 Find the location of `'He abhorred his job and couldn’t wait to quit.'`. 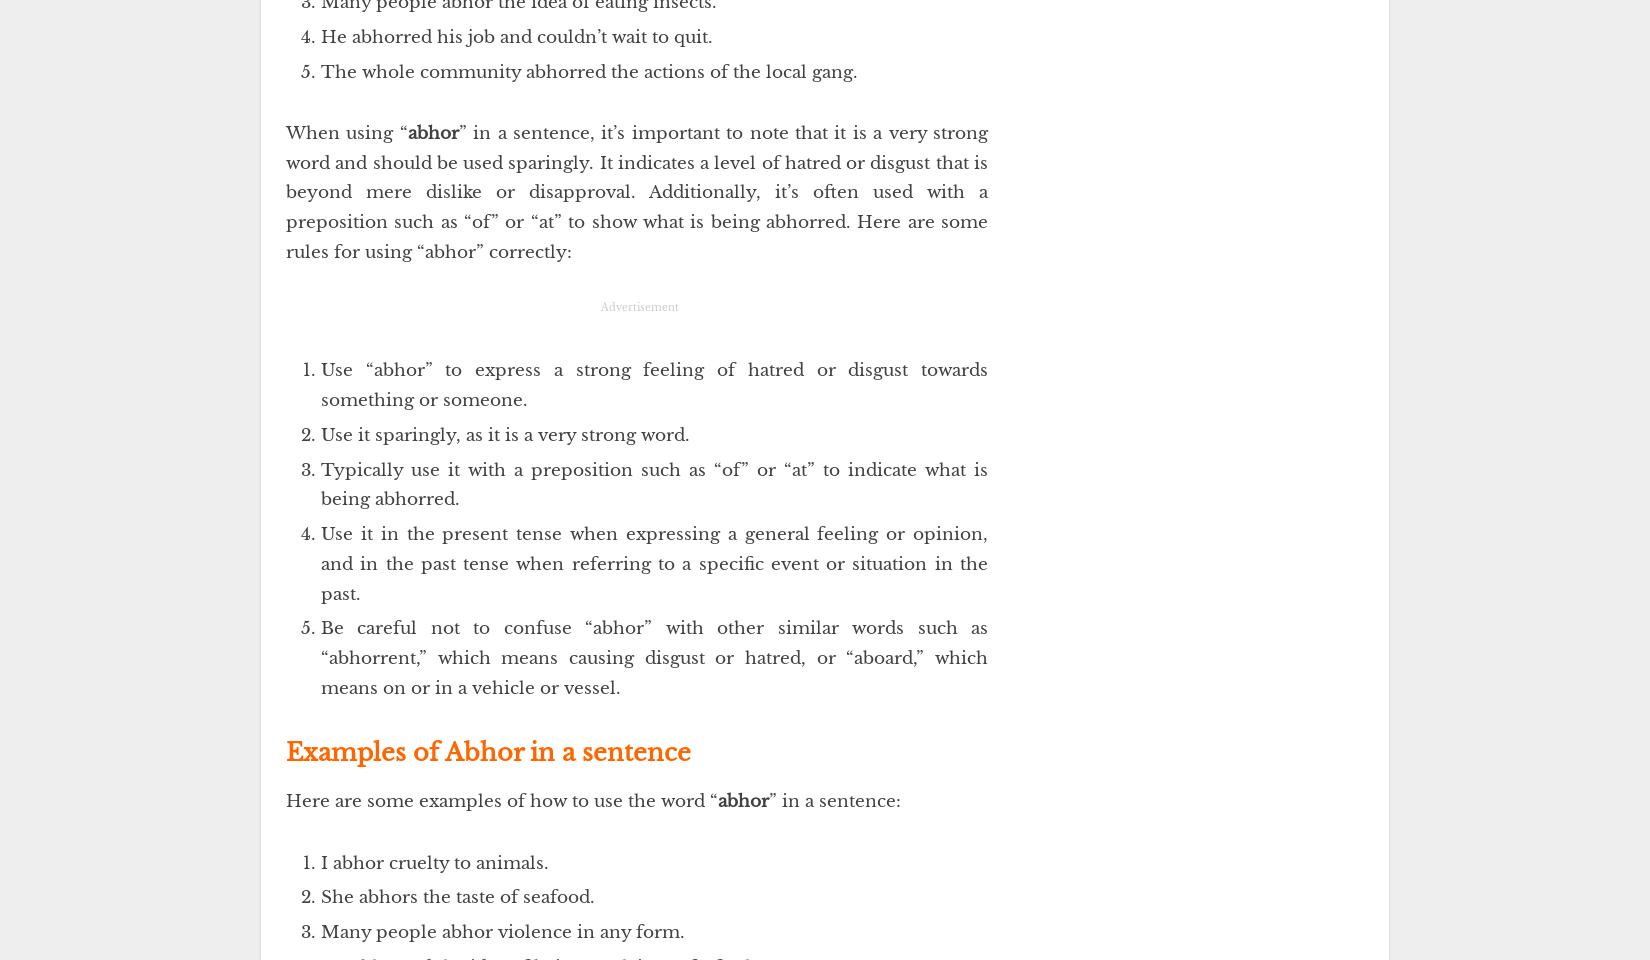

'He abhorred his job and couldn’t wait to quit.' is located at coordinates (515, 35).